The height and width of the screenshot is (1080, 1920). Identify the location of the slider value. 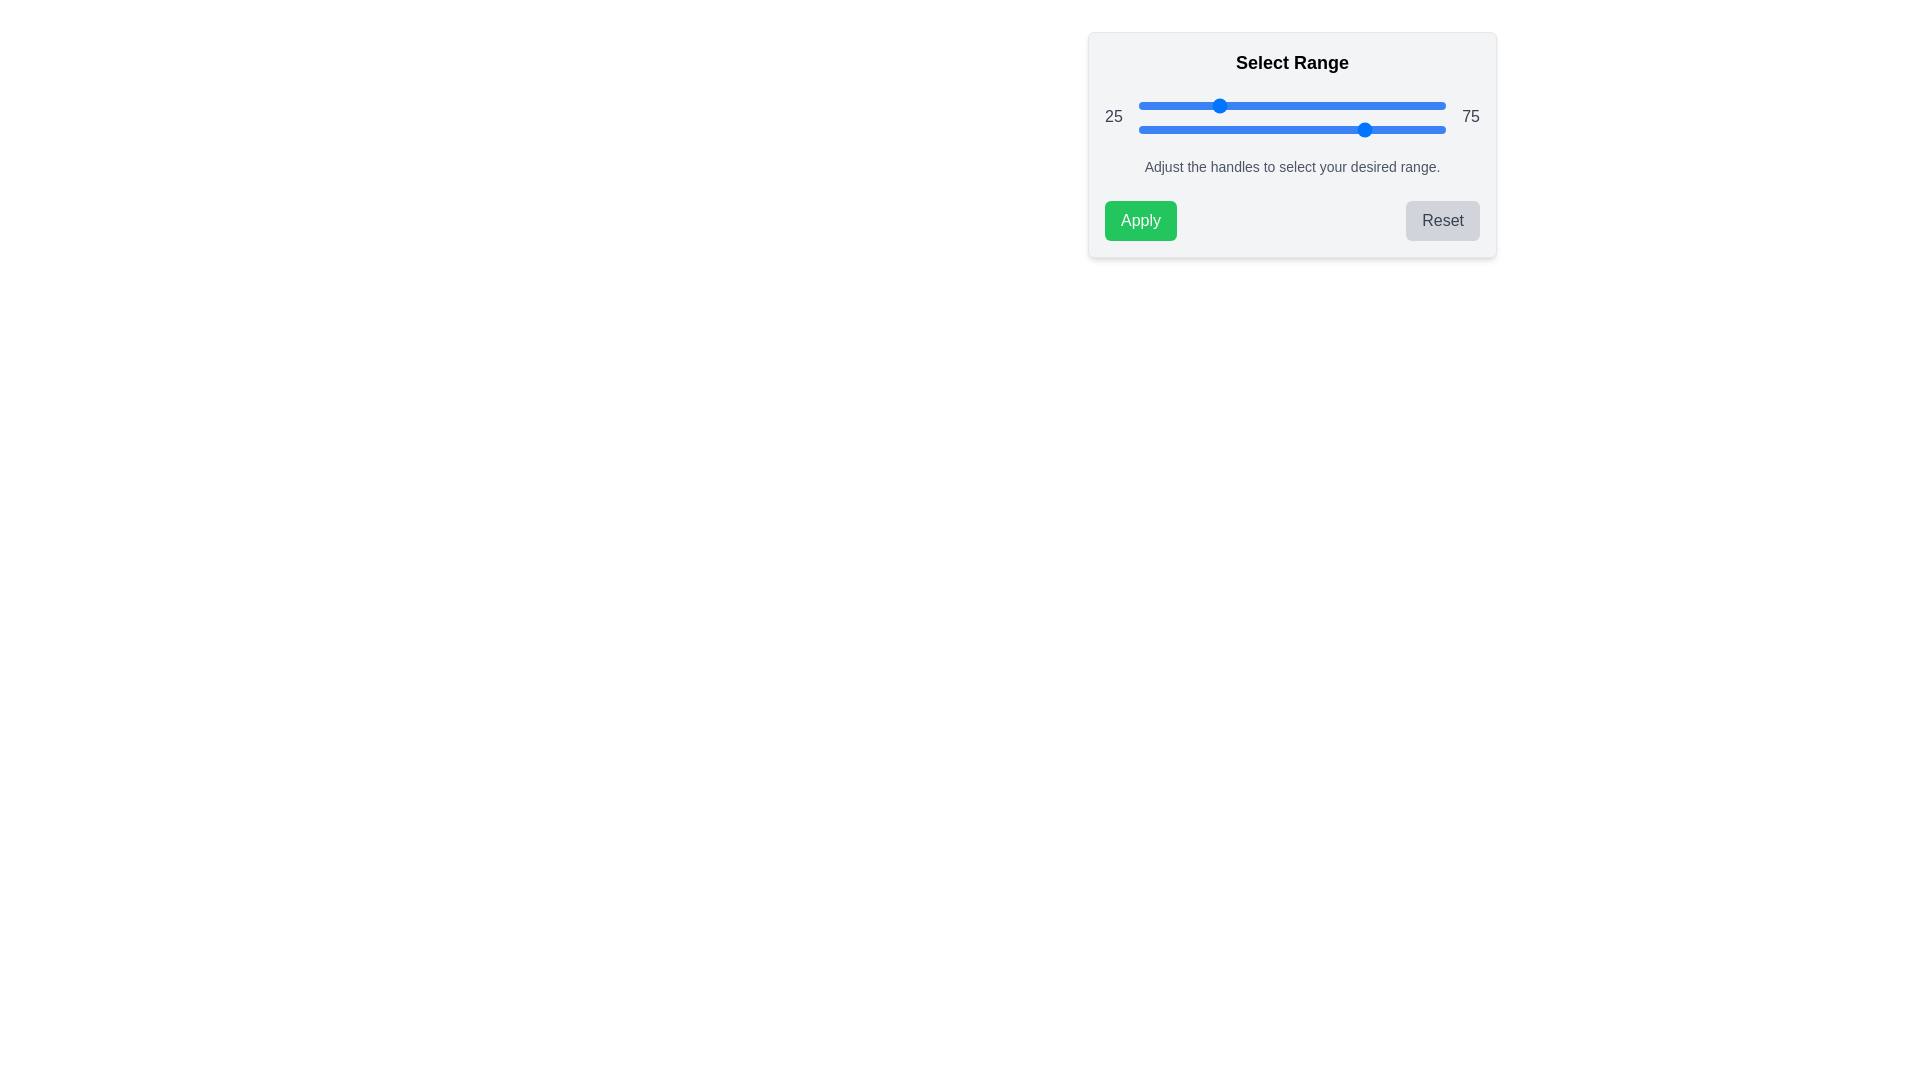
(1443, 130).